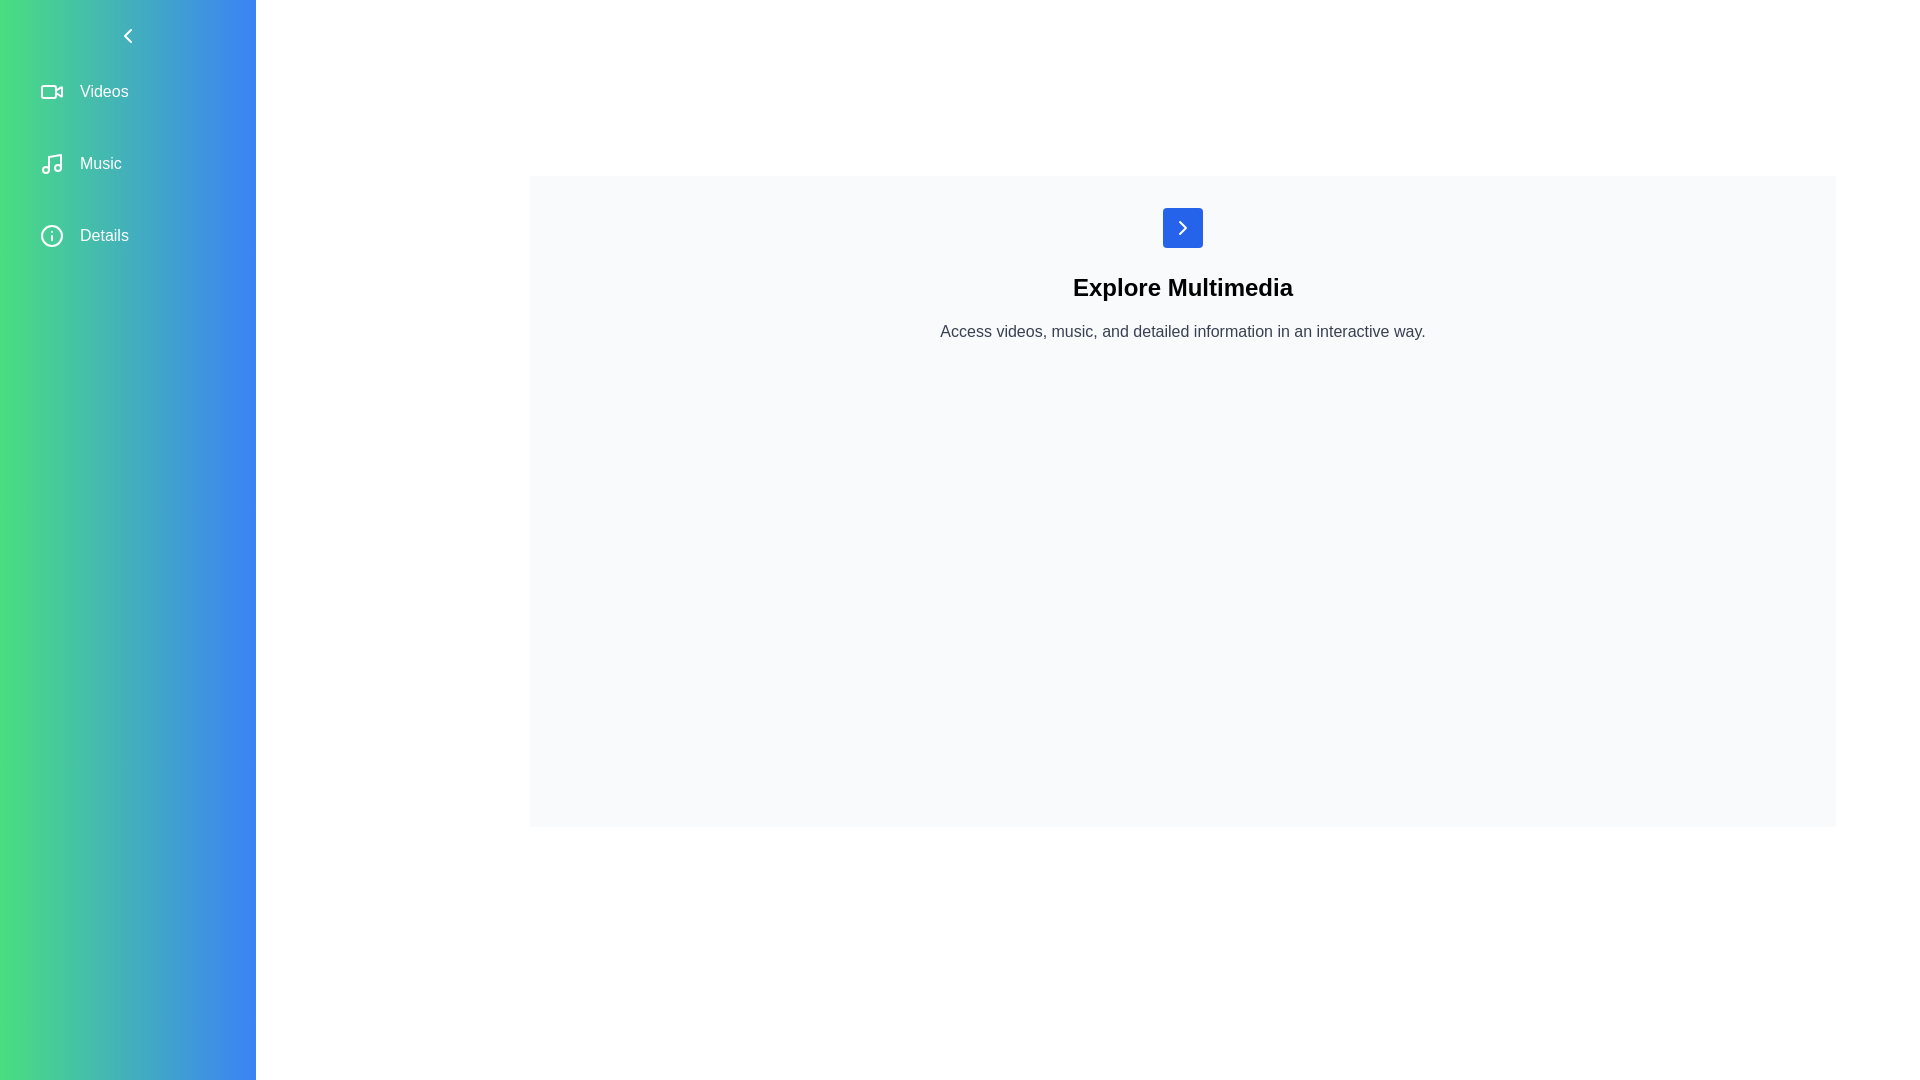 The height and width of the screenshot is (1080, 1920). Describe the element at coordinates (1182, 226) in the screenshot. I see `button in the main content area to open the sidebar` at that location.